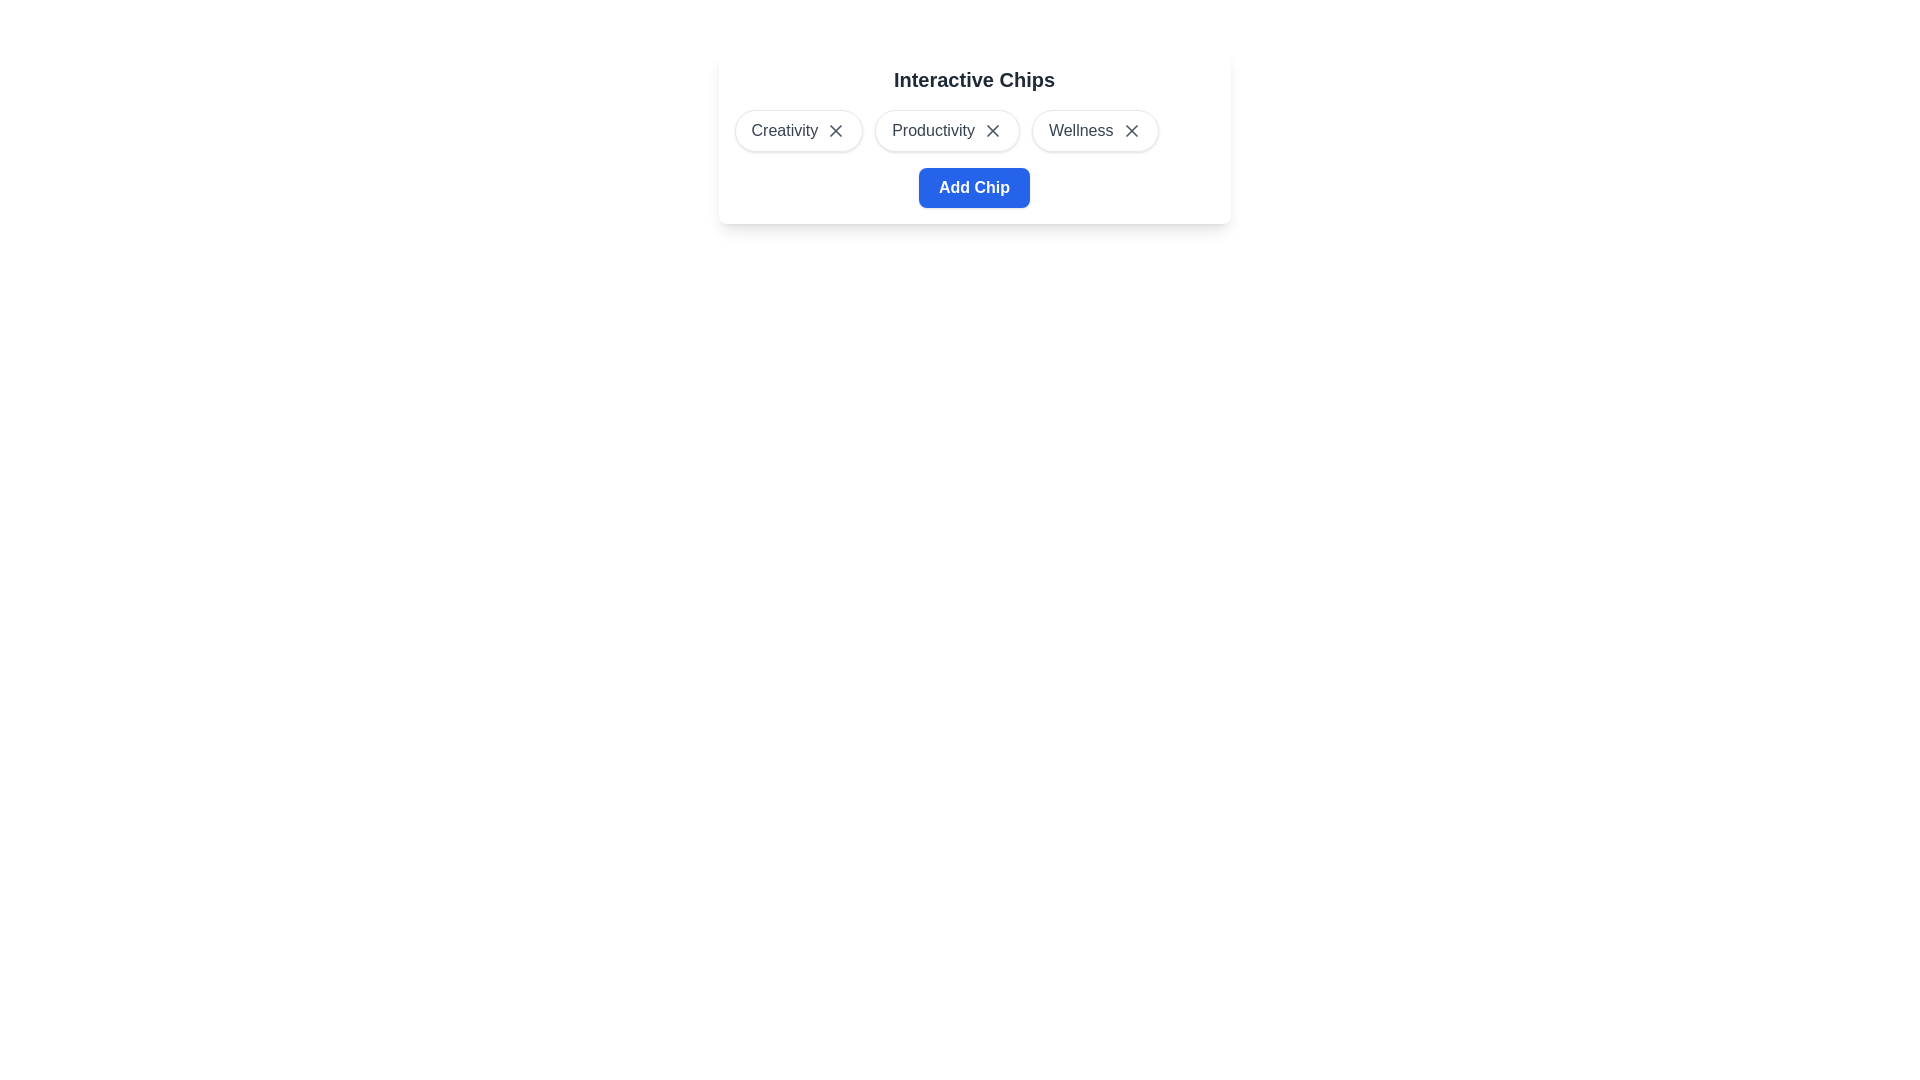 This screenshot has height=1080, width=1920. I want to click on the button, so click(992, 131).